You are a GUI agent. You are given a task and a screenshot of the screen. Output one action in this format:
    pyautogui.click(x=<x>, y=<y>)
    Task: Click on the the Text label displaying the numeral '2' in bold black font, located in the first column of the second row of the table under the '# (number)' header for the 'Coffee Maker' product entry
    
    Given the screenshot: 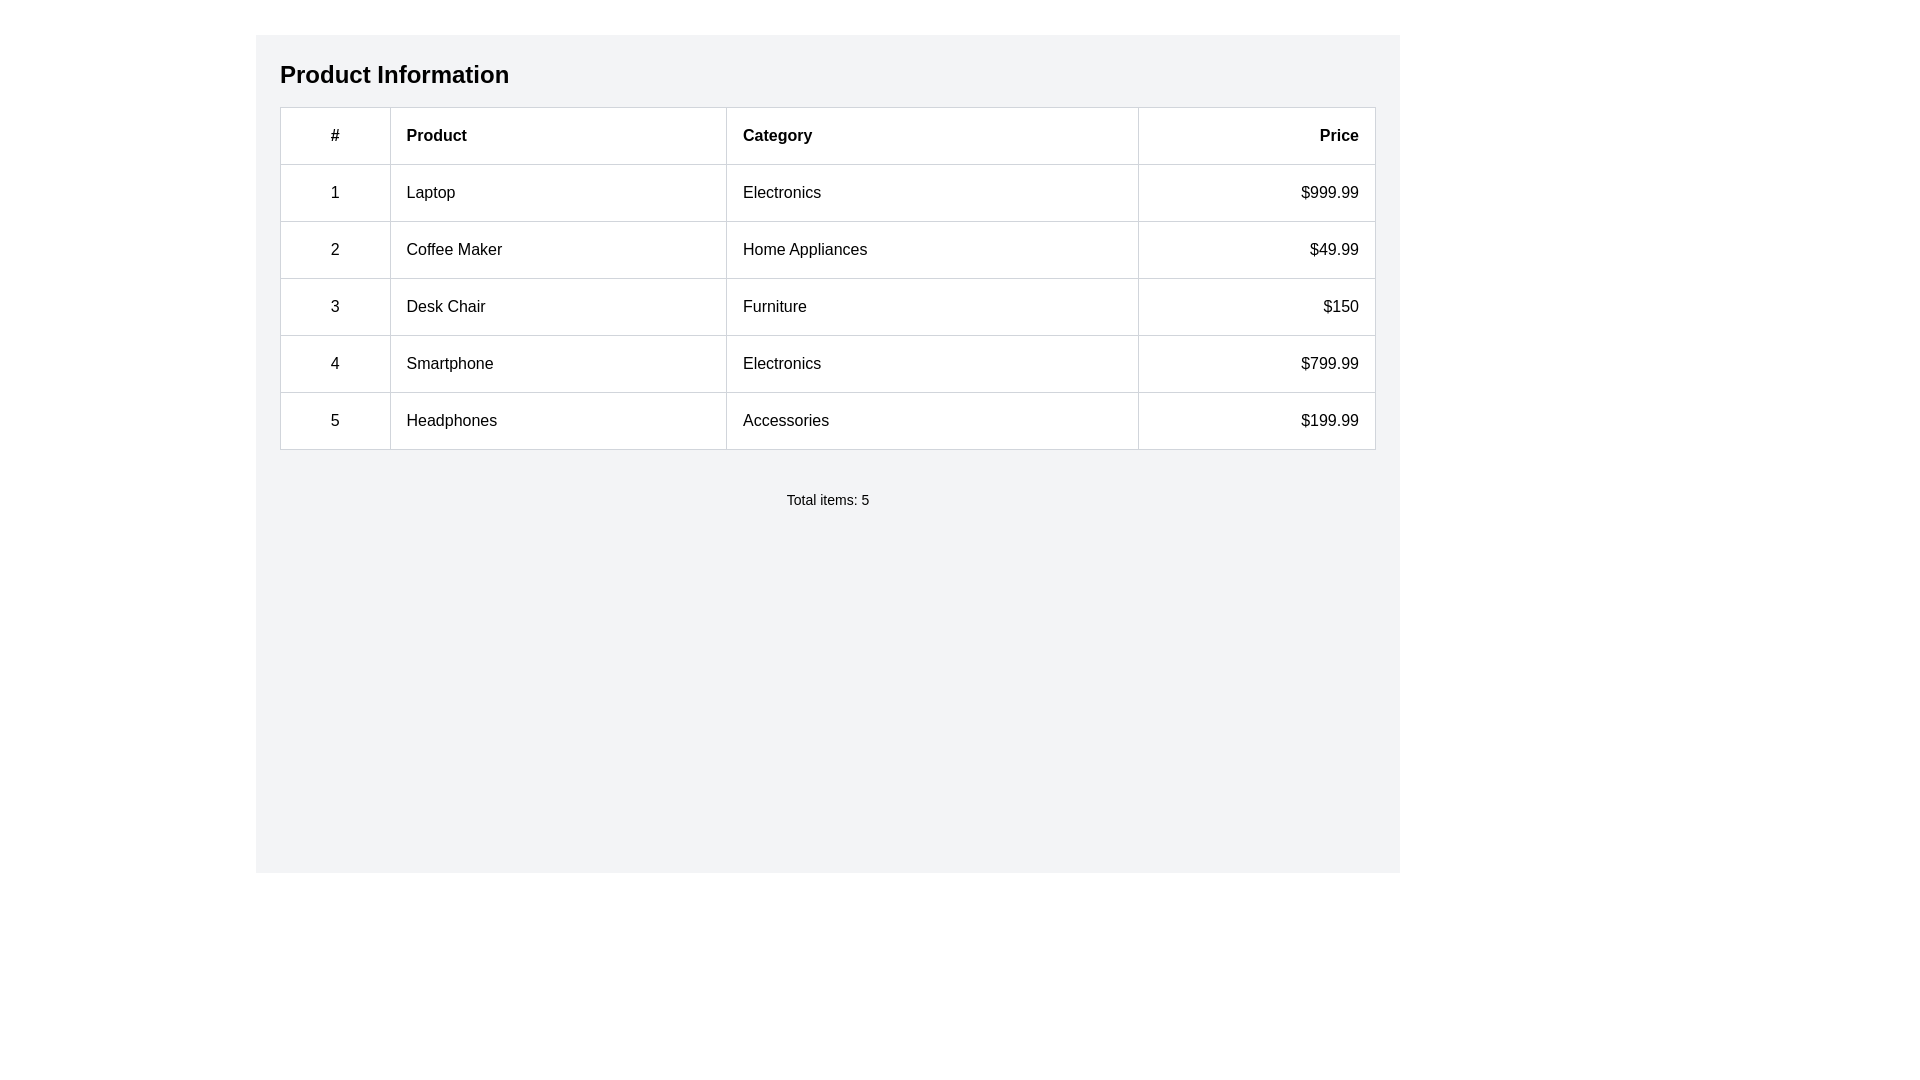 What is the action you would take?
    pyautogui.click(x=335, y=249)
    